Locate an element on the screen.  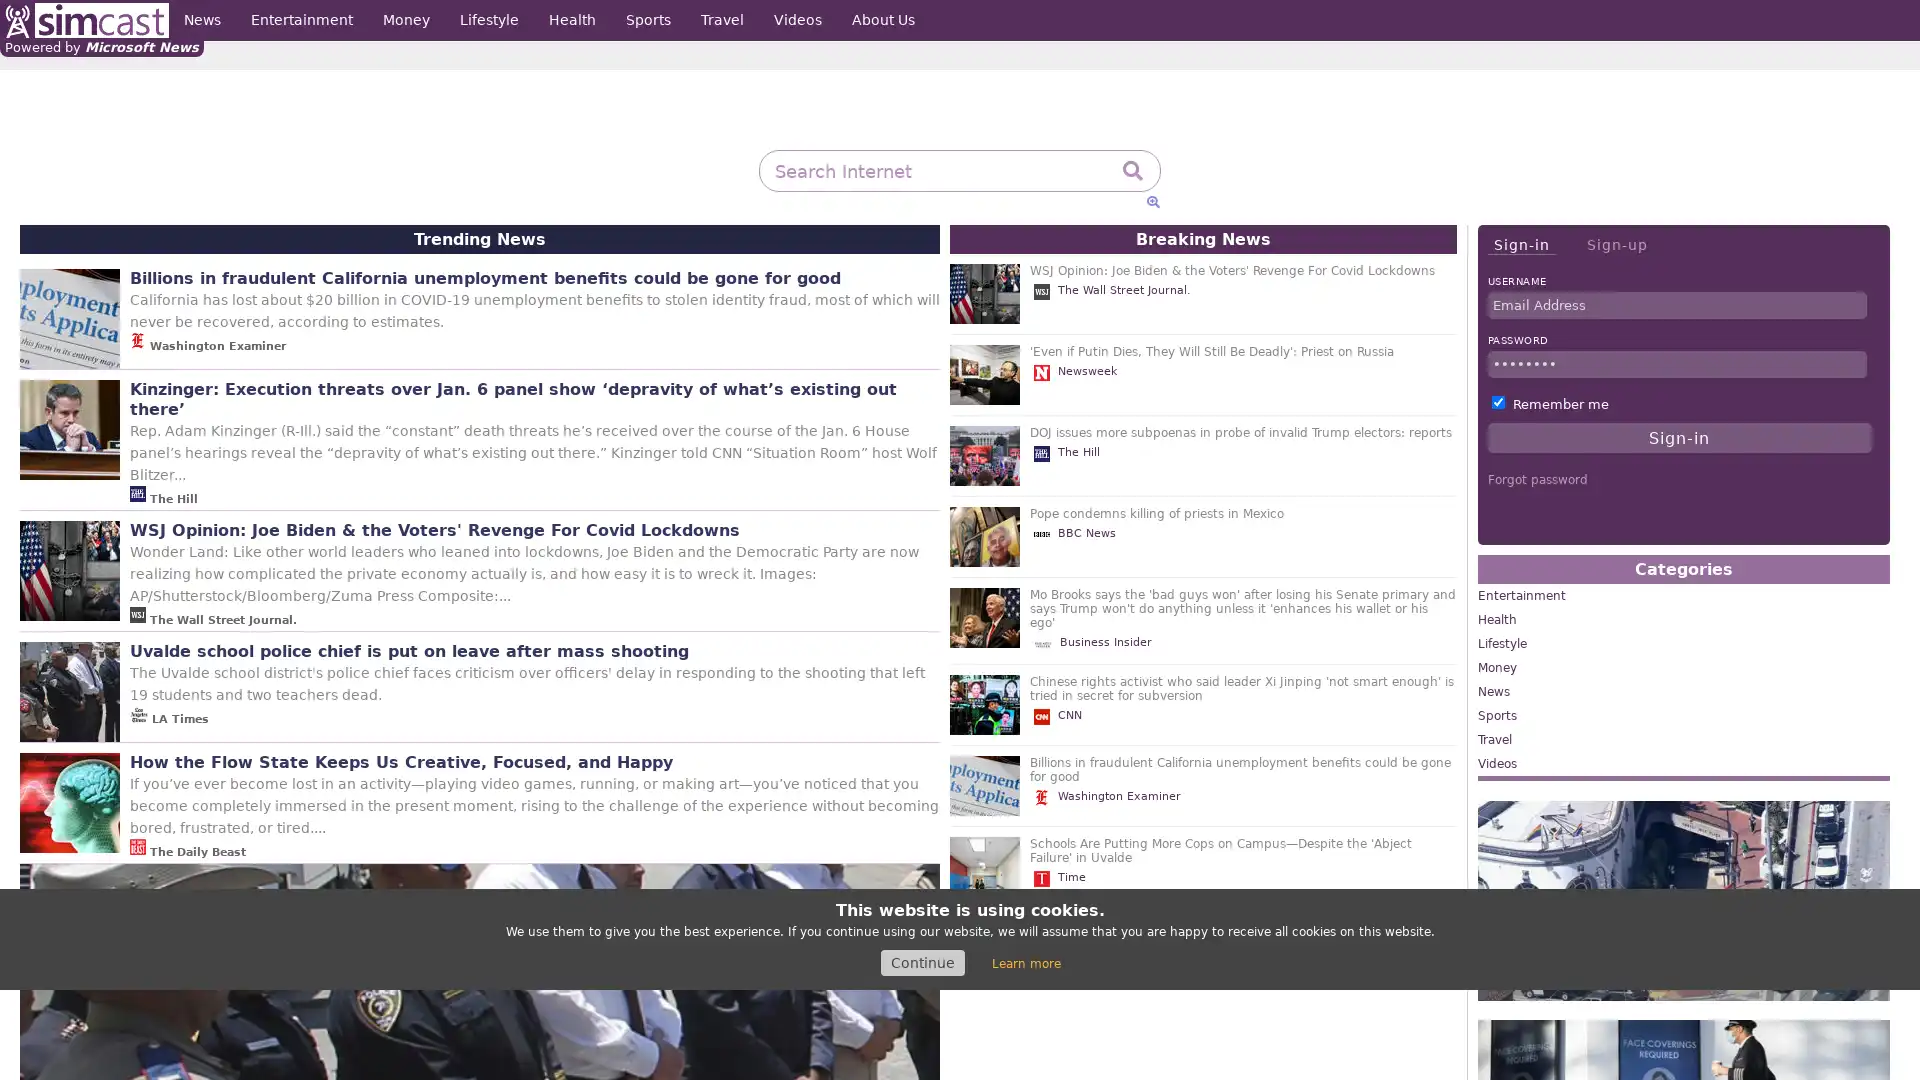
Continue is located at coordinates (921, 962).